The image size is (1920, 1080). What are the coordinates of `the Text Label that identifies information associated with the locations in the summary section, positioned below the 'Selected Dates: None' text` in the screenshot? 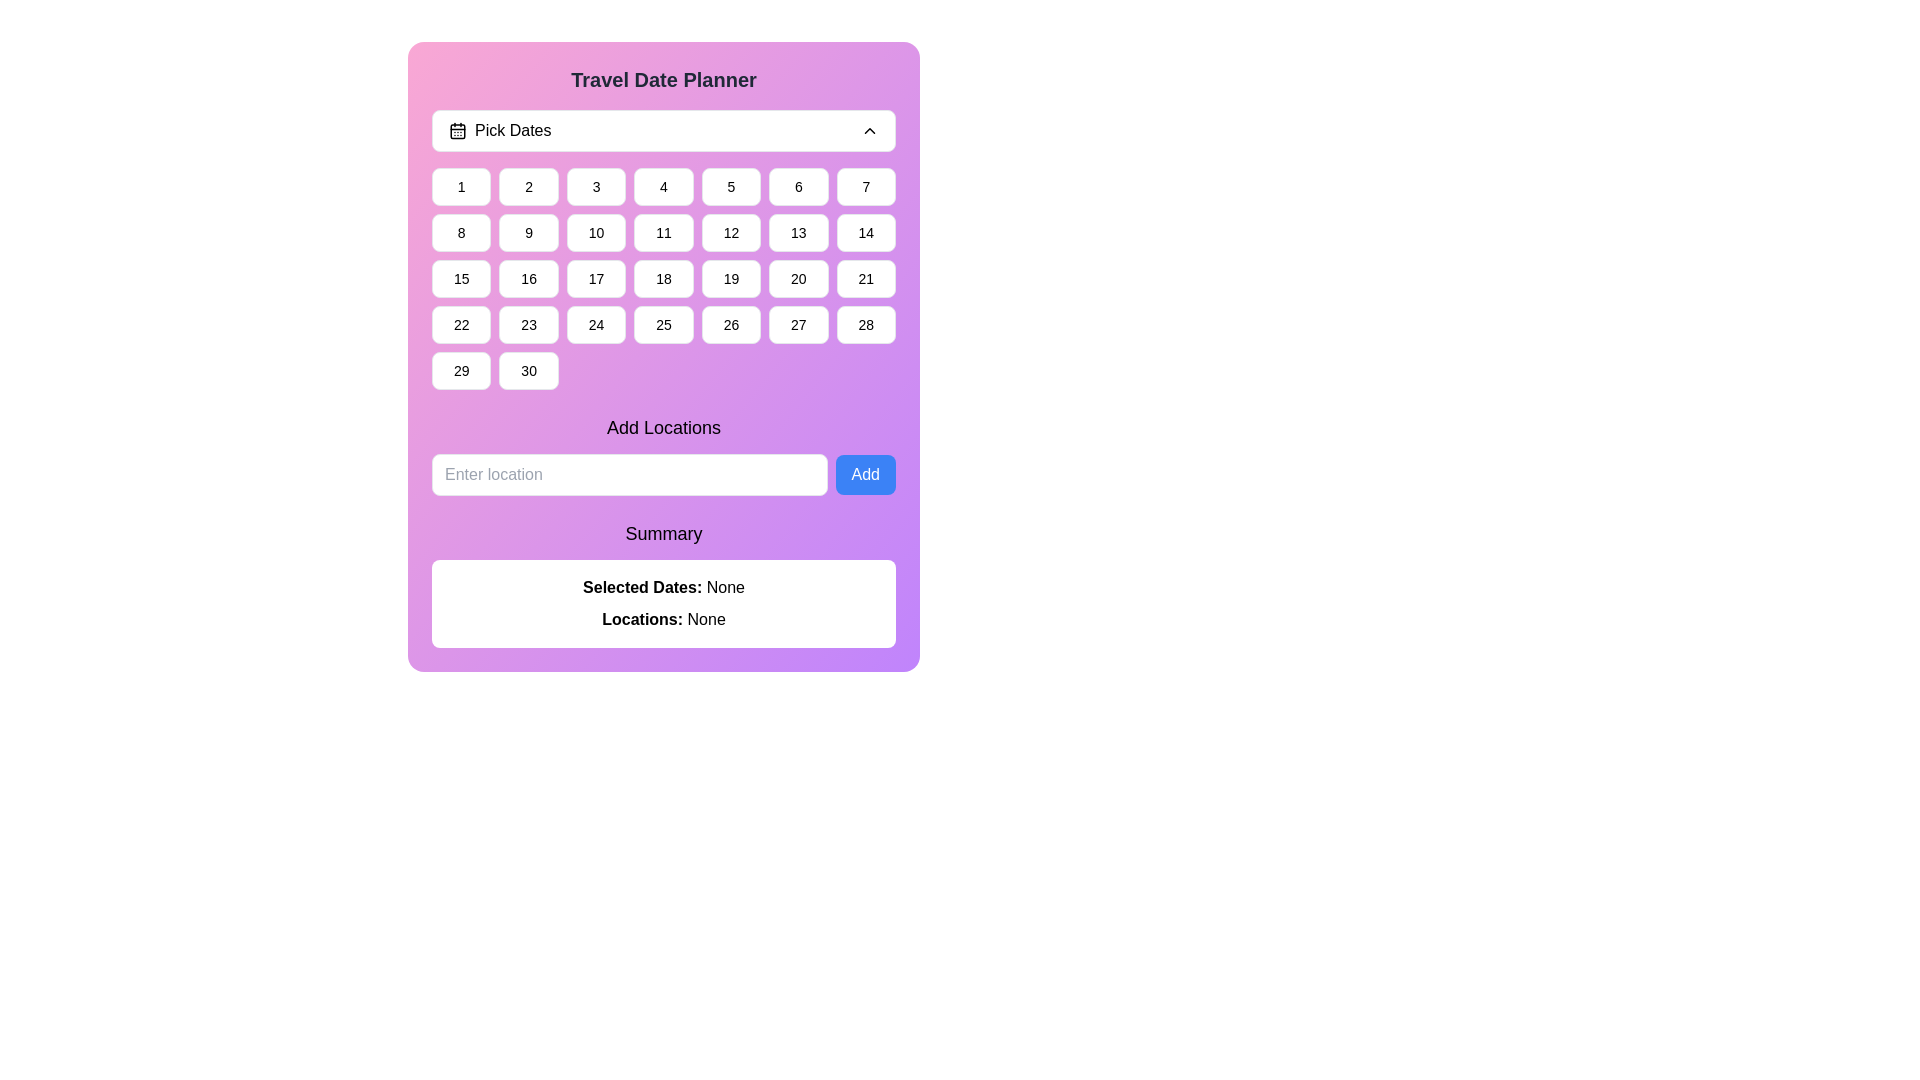 It's located at (644, 618).